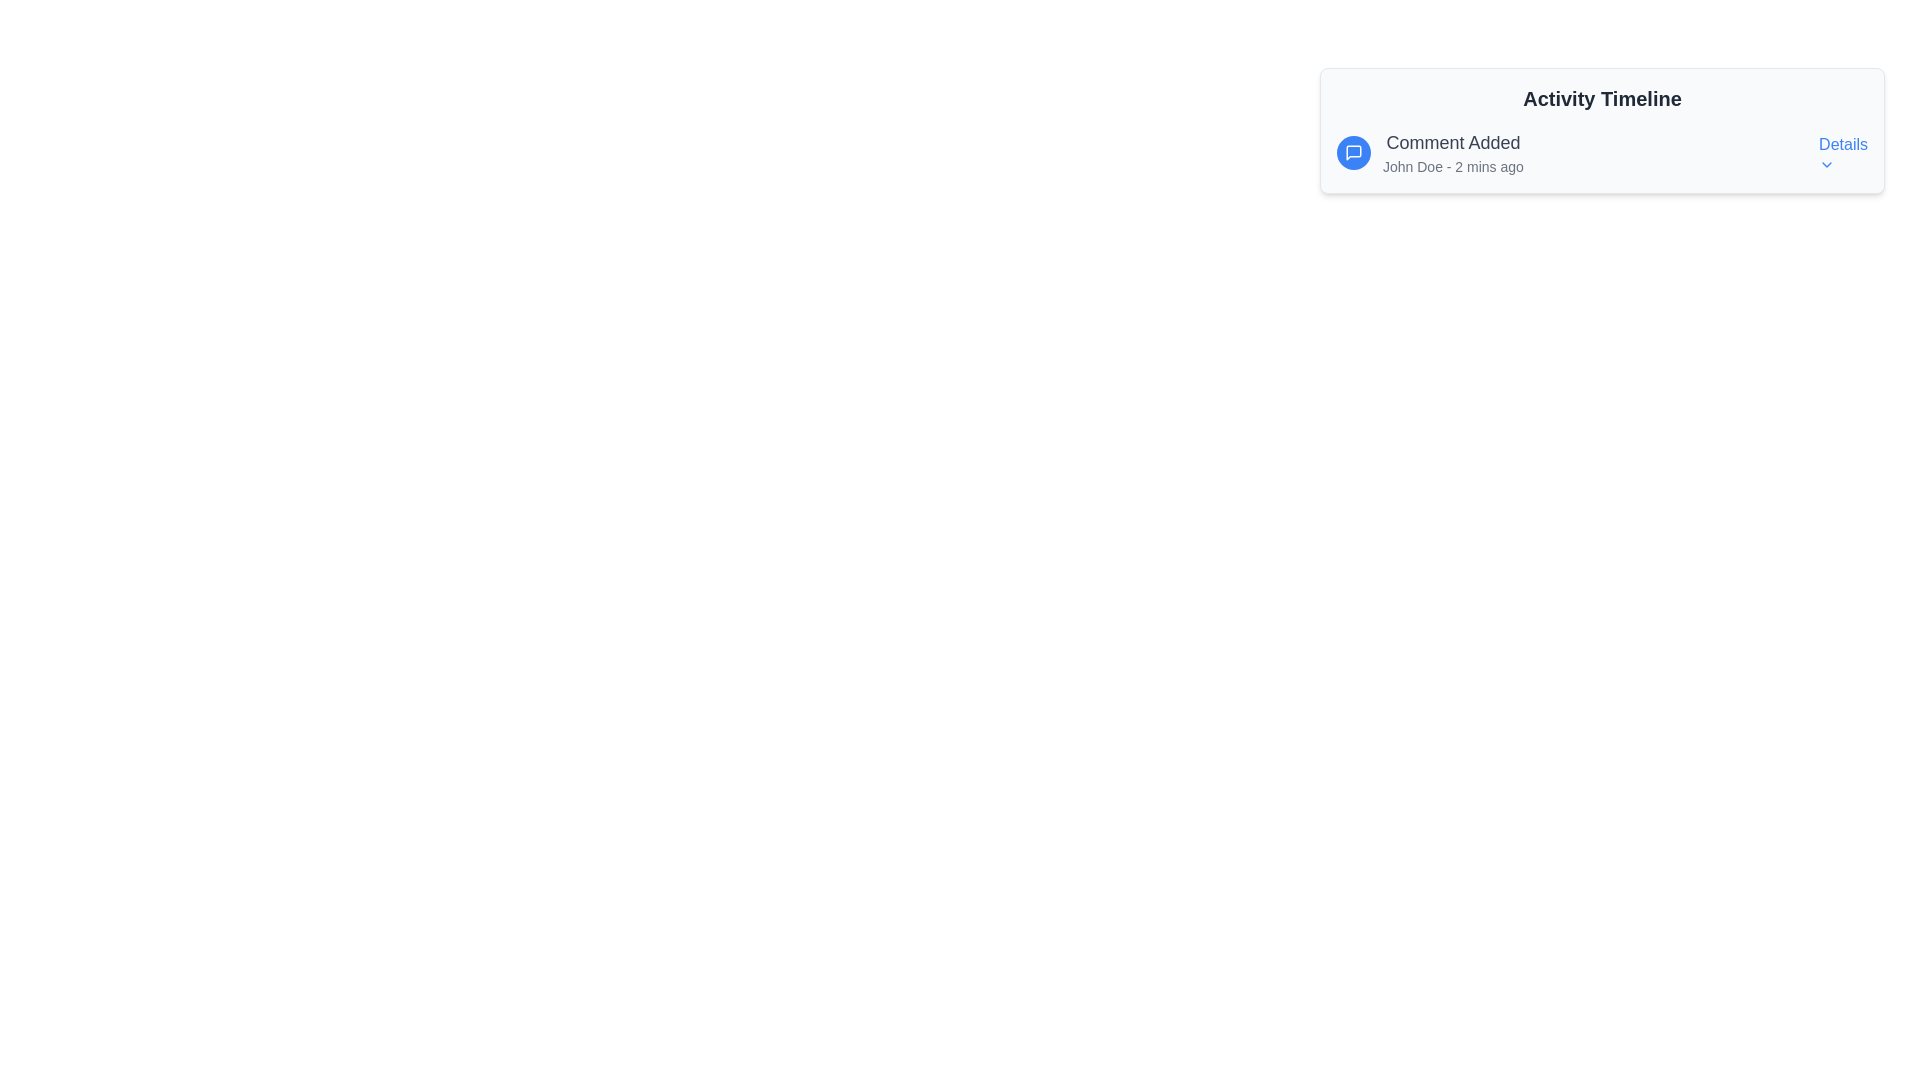  What do you see at coordinates (1353, 152) in the screenshot?
I see `the circular blue button with a white chat bubble icon to interact with the comment icon` at bounding box center [1353, 152].